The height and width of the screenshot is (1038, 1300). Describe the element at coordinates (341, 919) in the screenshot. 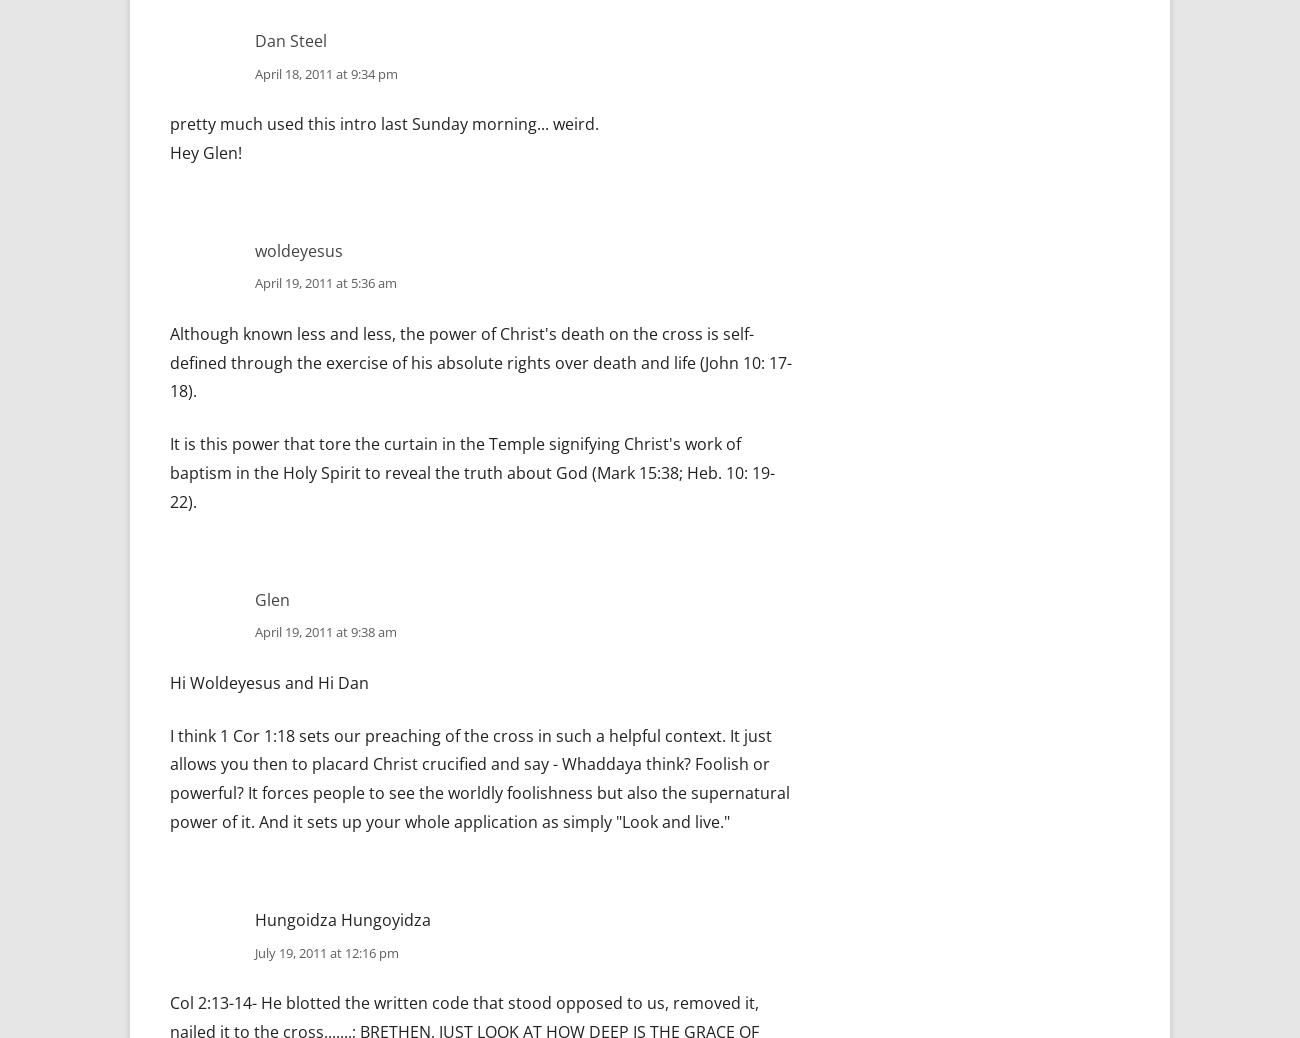

I see `'Hungoidza Hungoyidza'` at that location.